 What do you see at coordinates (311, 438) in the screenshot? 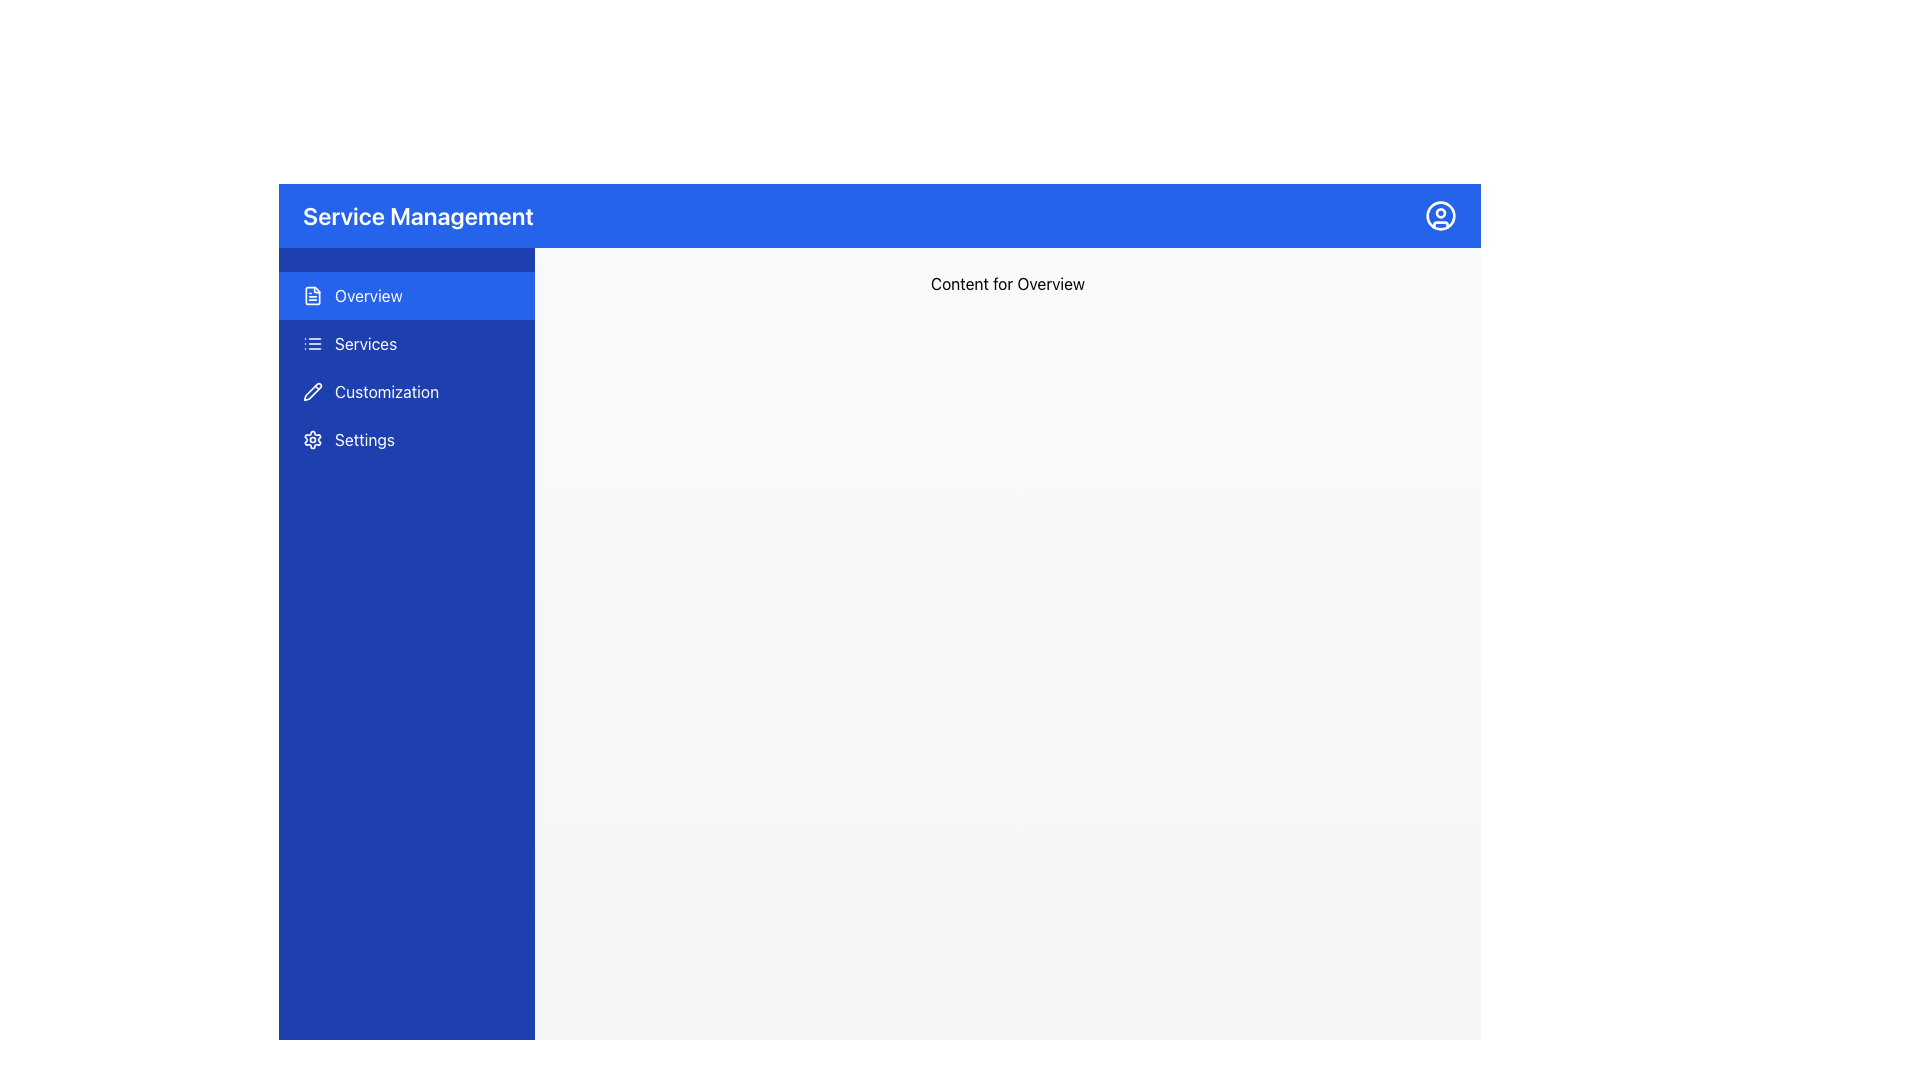
I see `the settings icon located in the vertical navigation bar on the left-side panel, which is the fourth item from the top` at bounding box center [311, 438].